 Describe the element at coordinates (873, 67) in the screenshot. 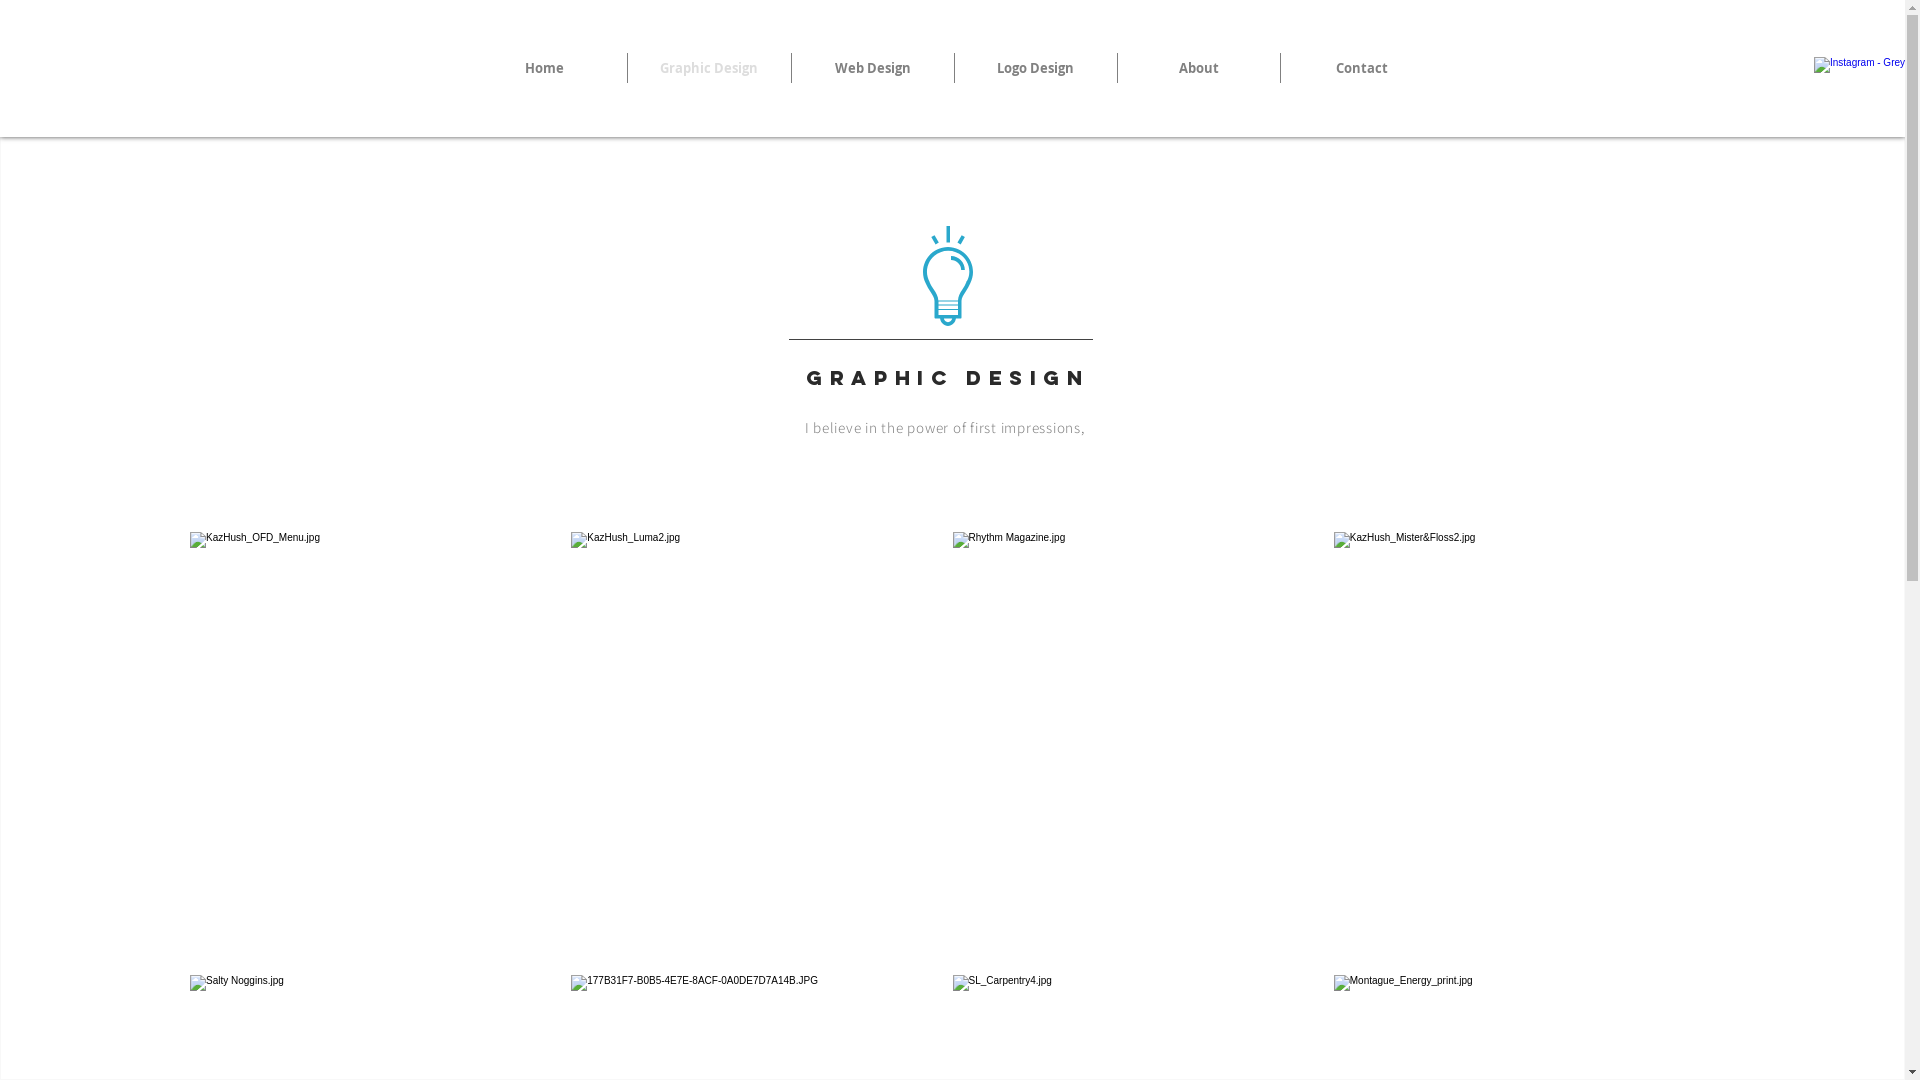

I see `'Web Design'` at that location.